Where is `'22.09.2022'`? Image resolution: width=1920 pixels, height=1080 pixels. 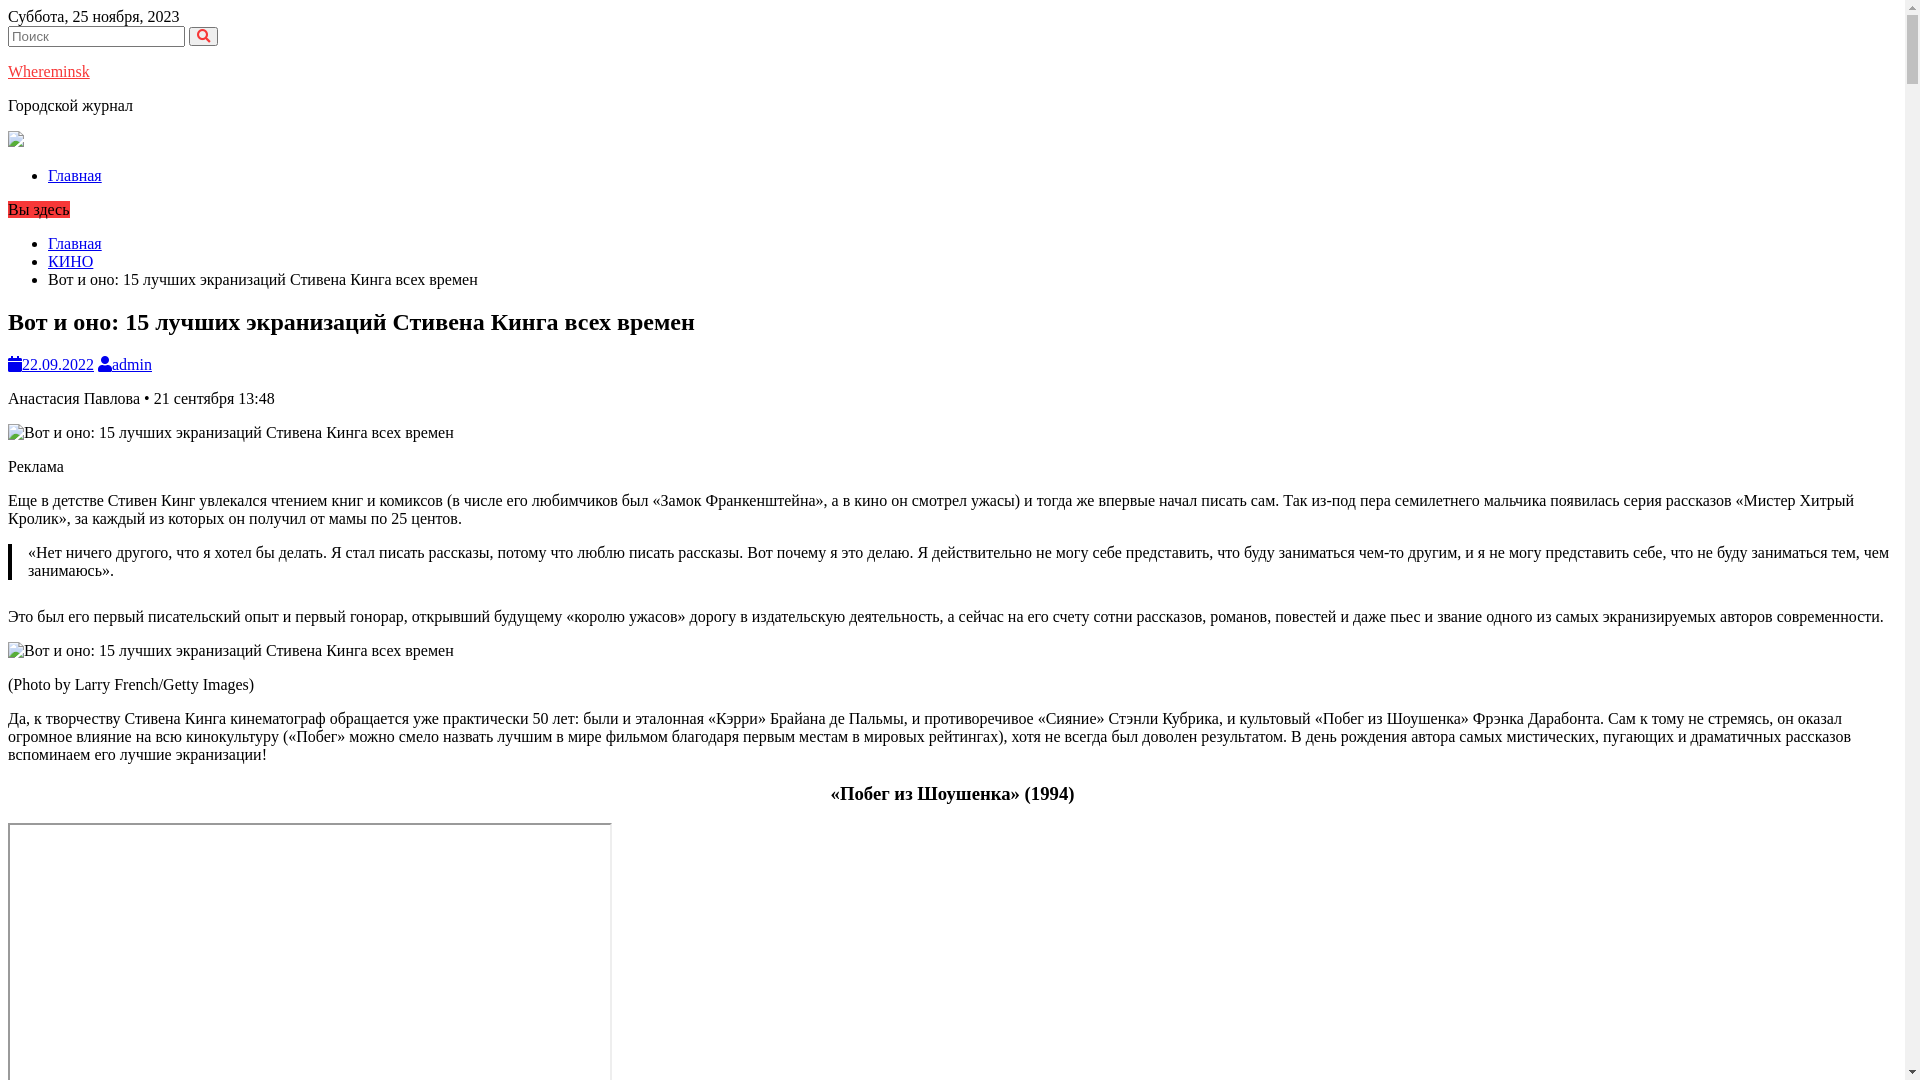
'22.09.2022' is located at coordinates (8, 364).